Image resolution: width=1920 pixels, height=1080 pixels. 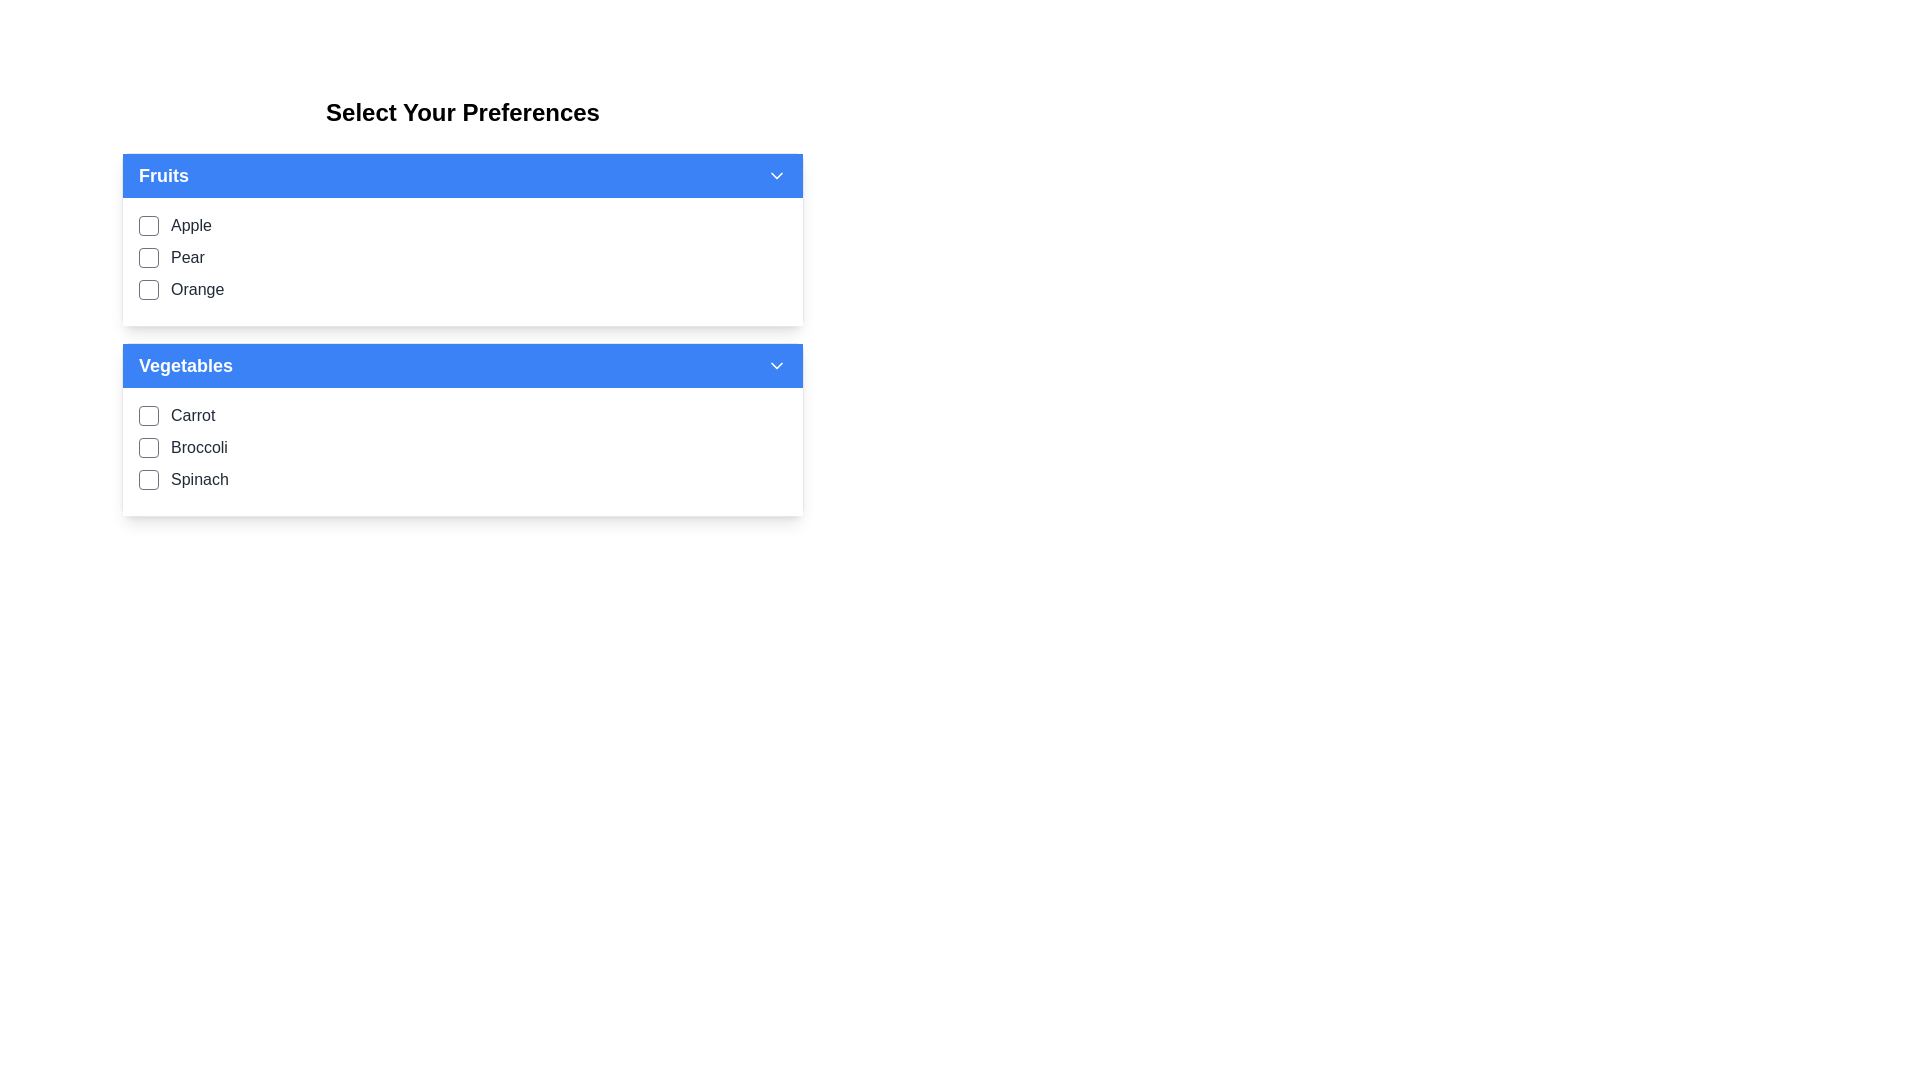 What do you see at coordinates (191, 225) in the screenshot?
I see `the 'Apple' static text label, which is the first item in the Fruits category list and is located directly to the right of its corresponding checkbox` at bounding box center [191, 225].